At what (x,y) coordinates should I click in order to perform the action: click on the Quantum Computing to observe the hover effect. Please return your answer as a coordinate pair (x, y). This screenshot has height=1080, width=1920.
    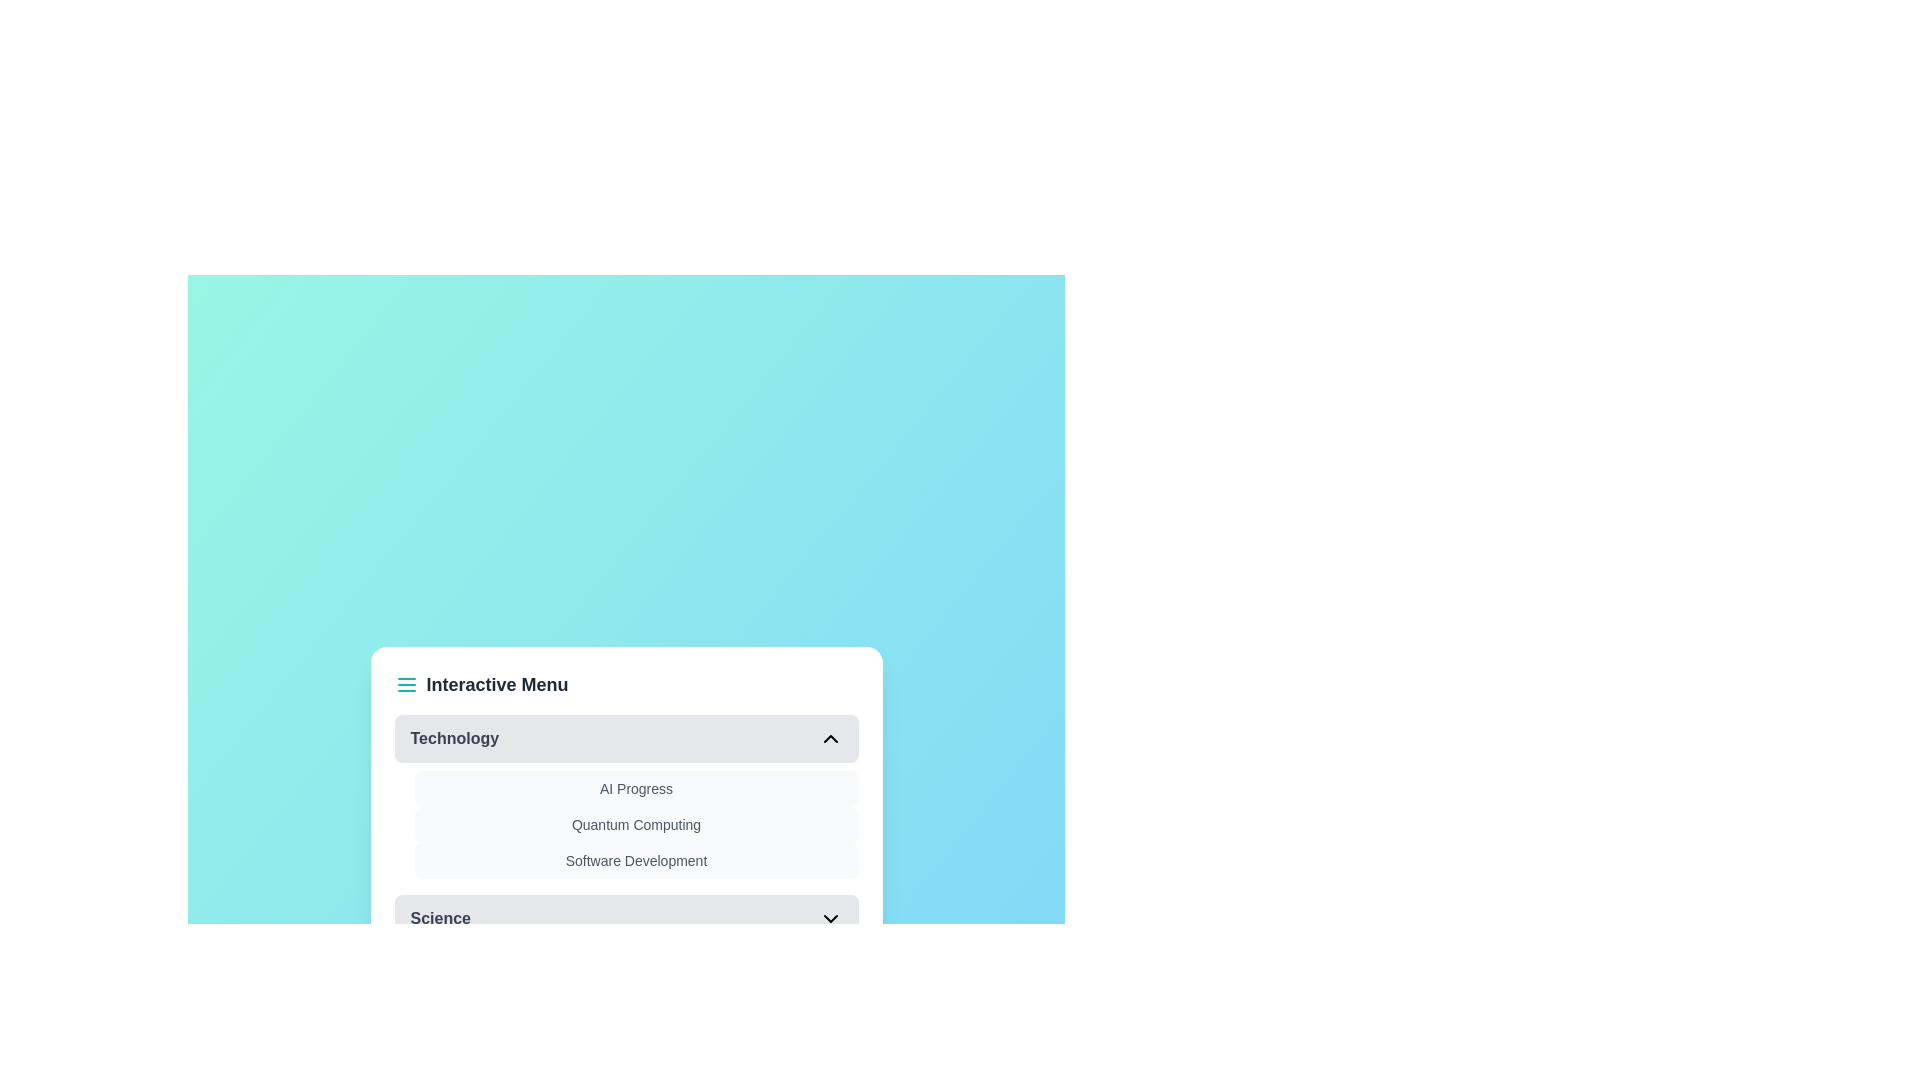
    Looking at the image, I should click on (635, 825).